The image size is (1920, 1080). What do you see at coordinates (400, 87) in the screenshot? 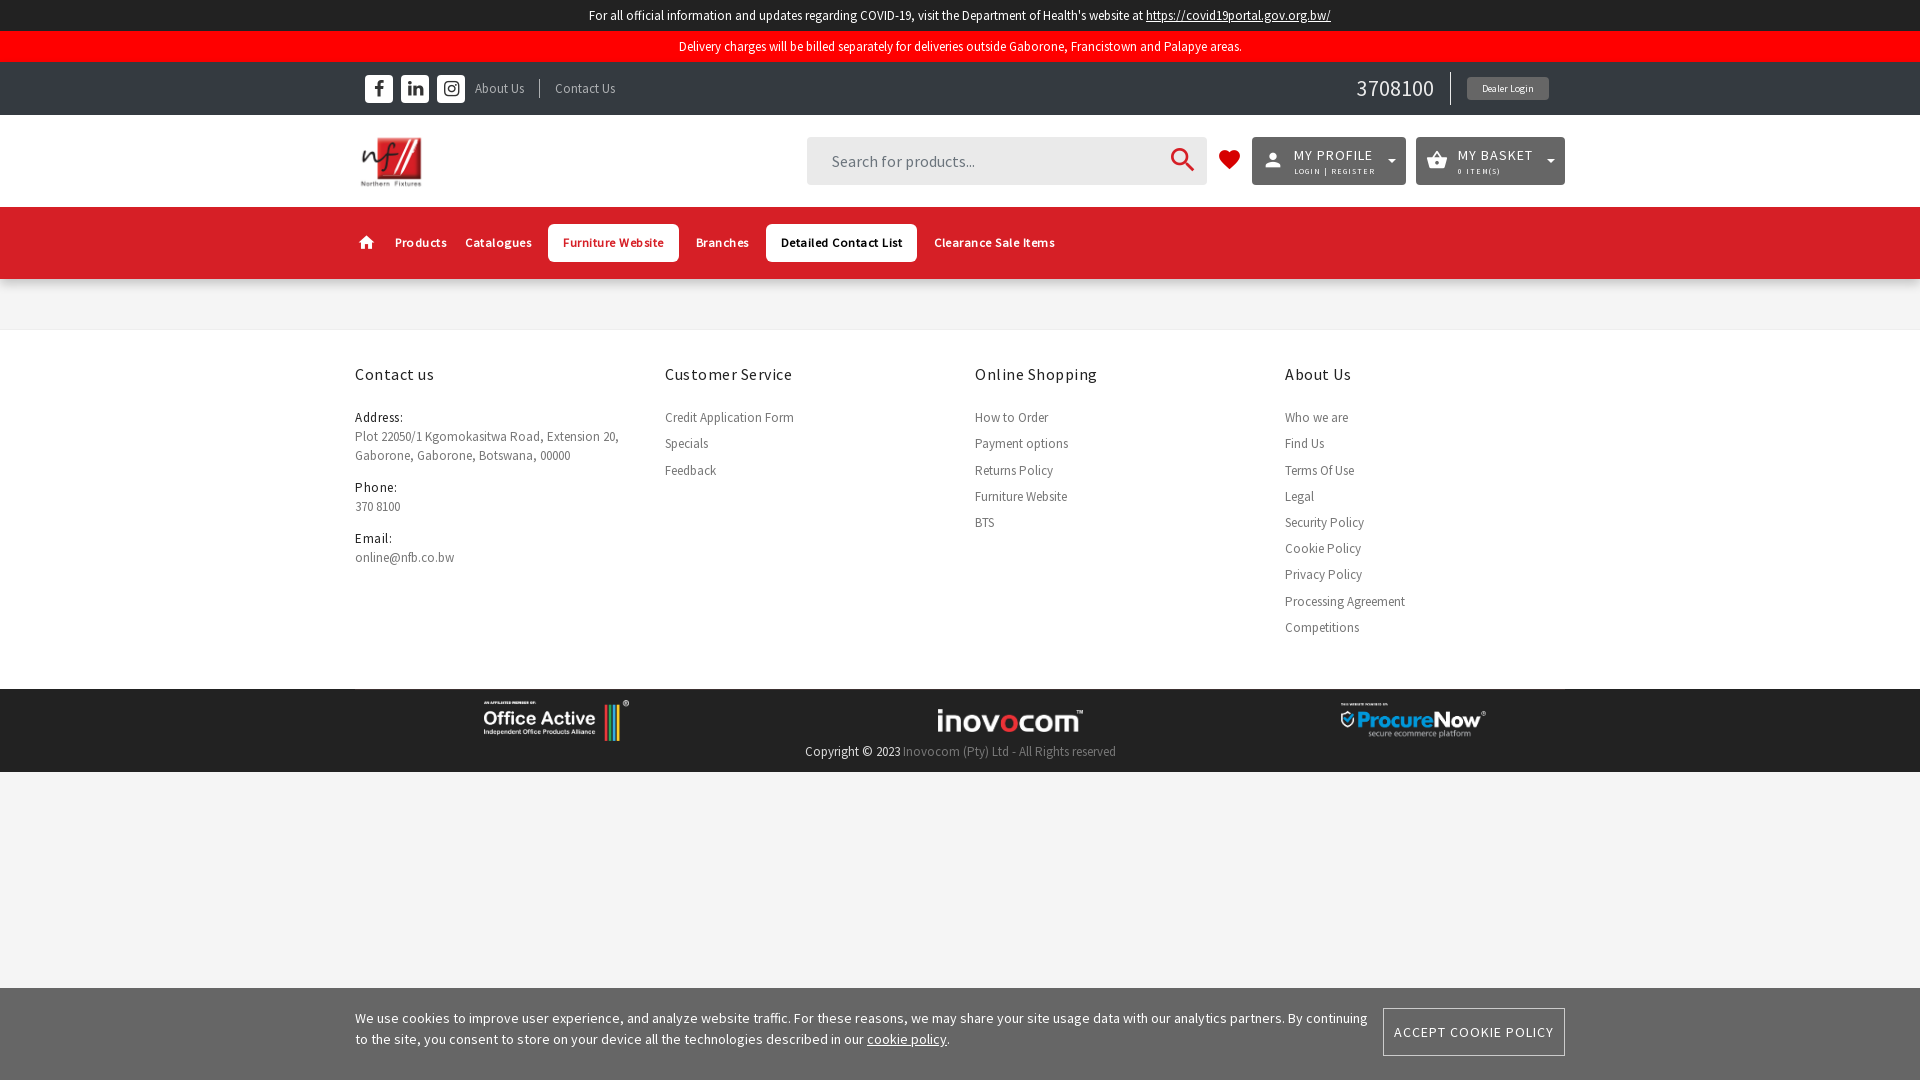
I see `'Linkedin'` at bounding box center [400, 87].